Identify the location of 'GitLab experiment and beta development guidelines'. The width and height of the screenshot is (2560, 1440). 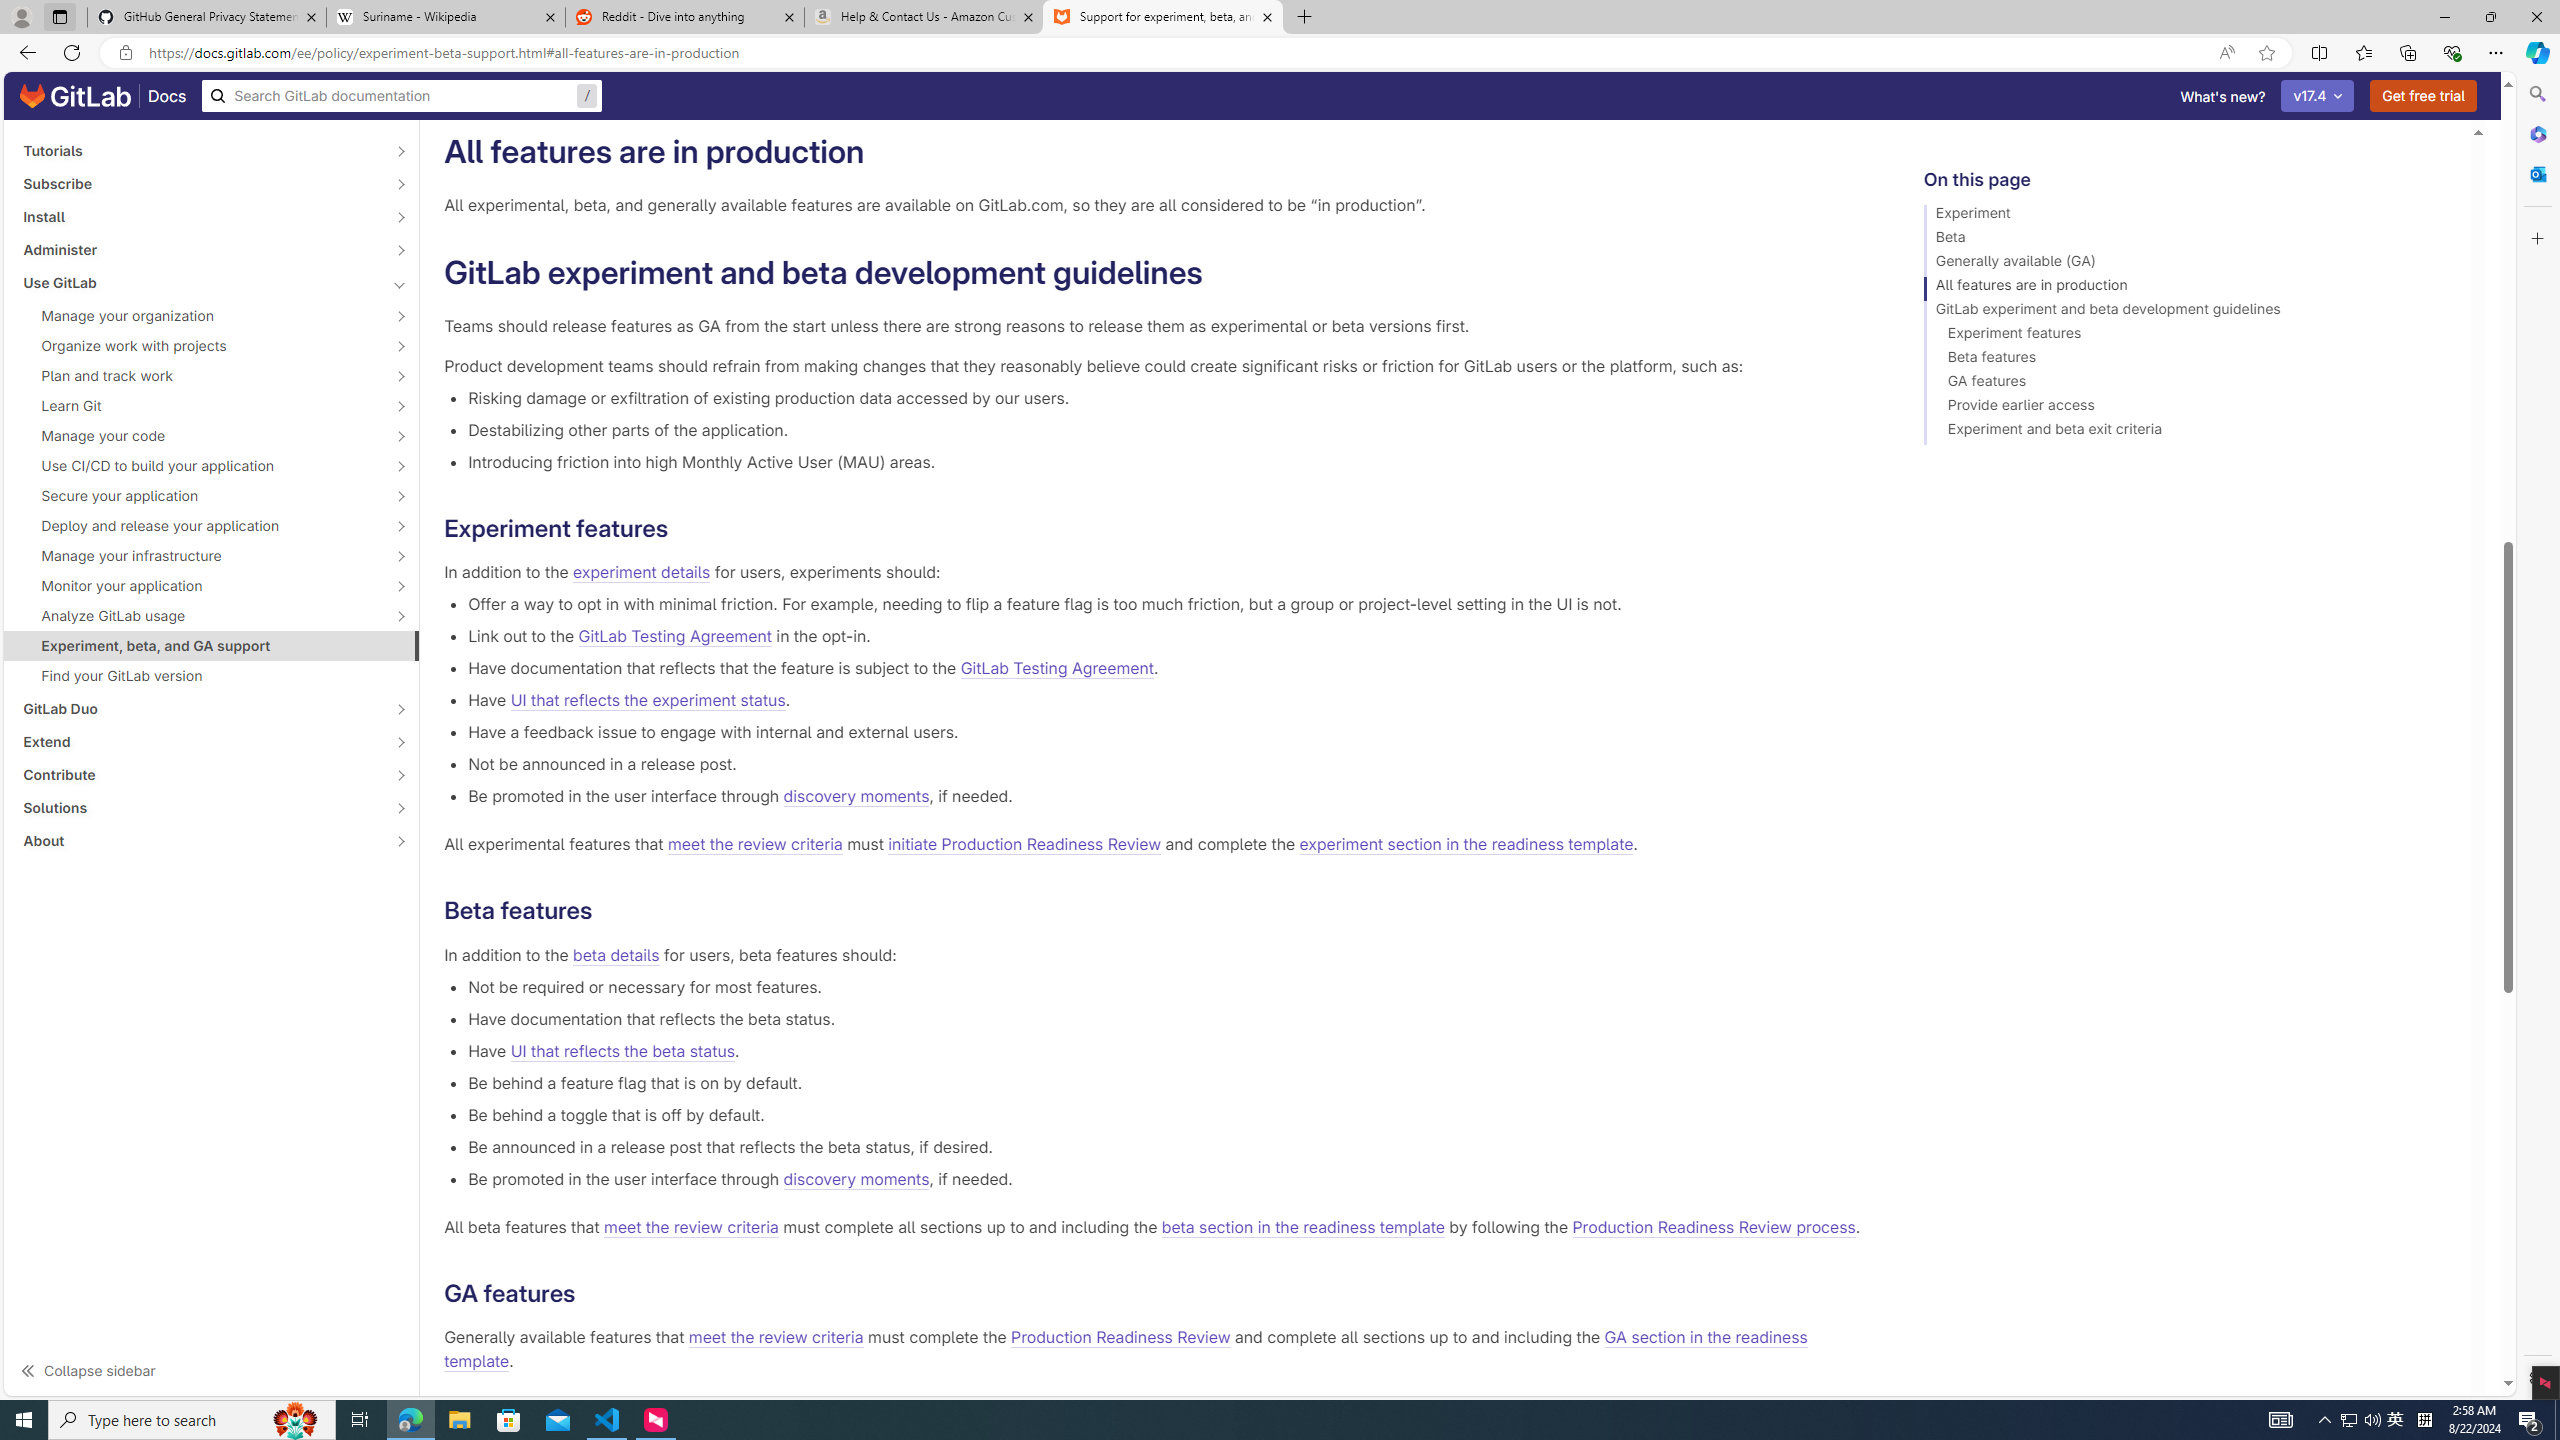
(2188, 311).